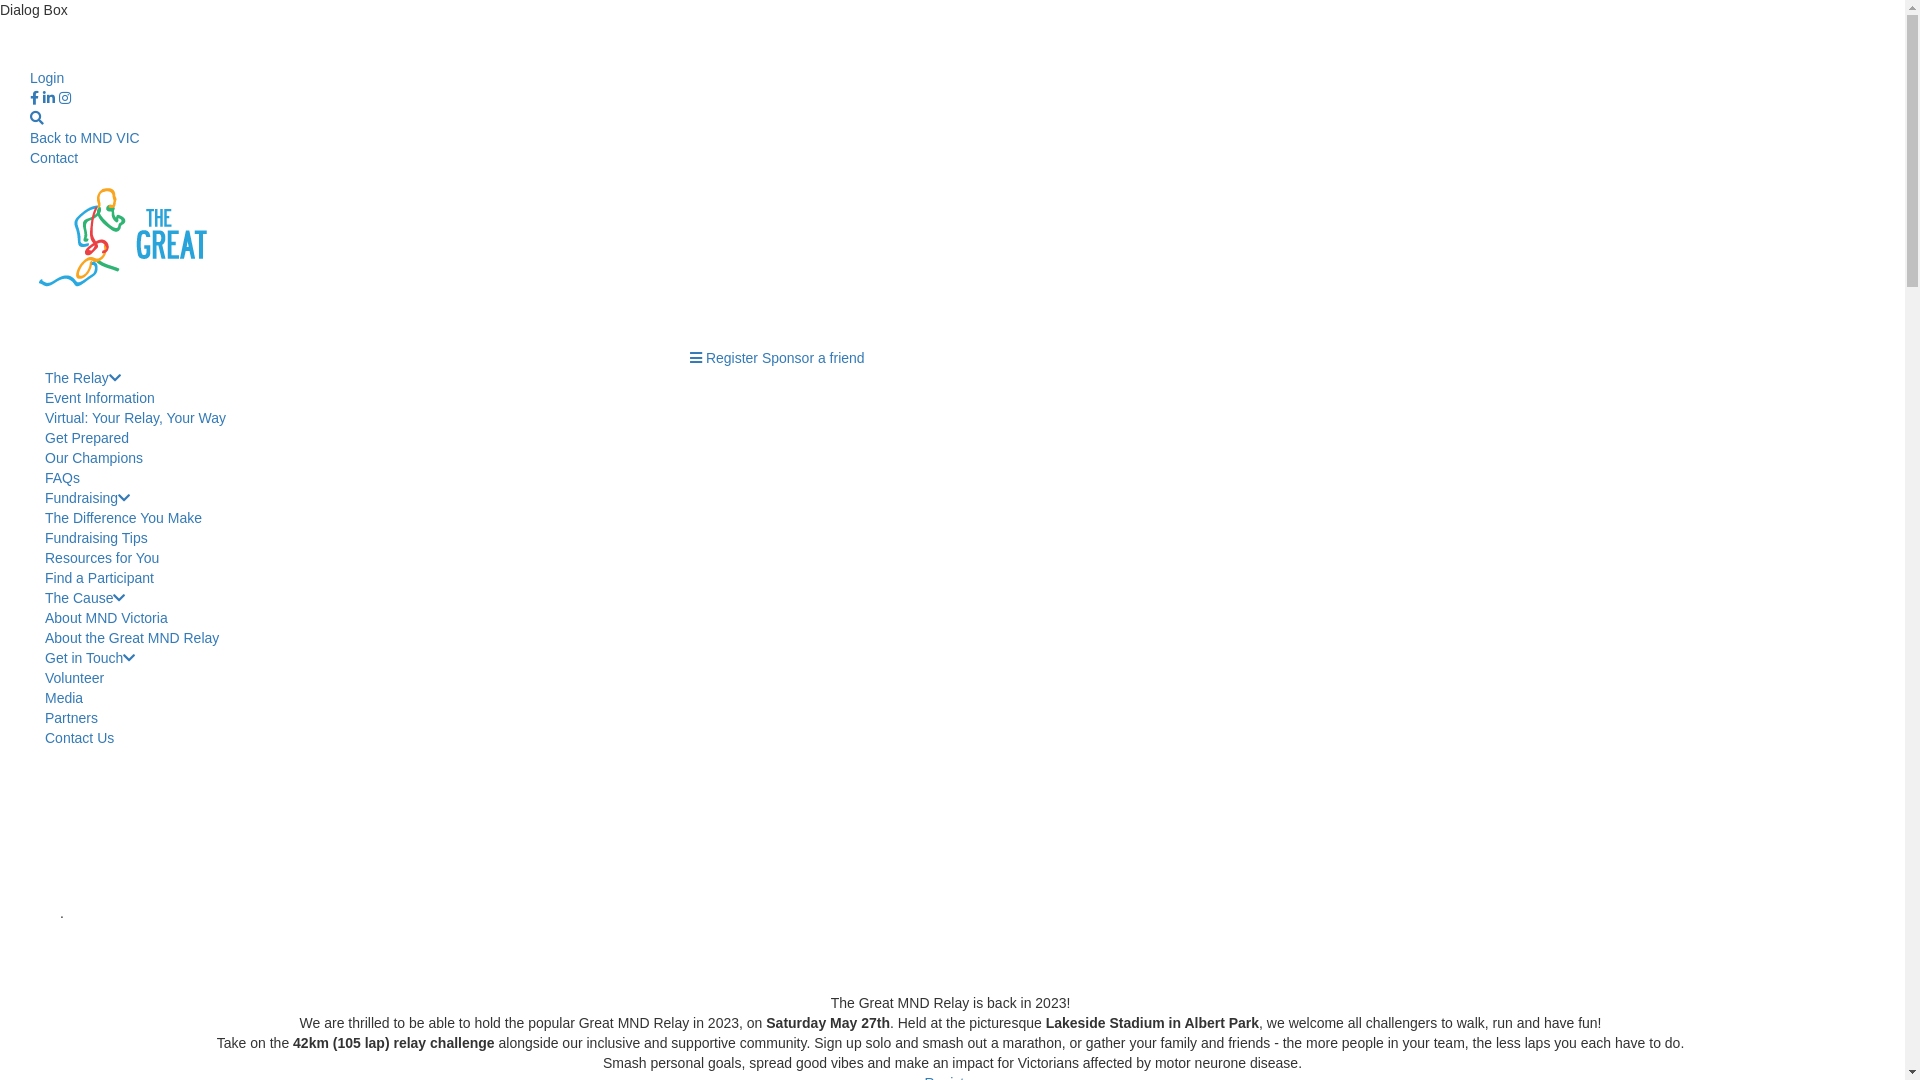  Describe the element at coordinates (730, 357) in the screenshot. I see `'Register'` at that location.